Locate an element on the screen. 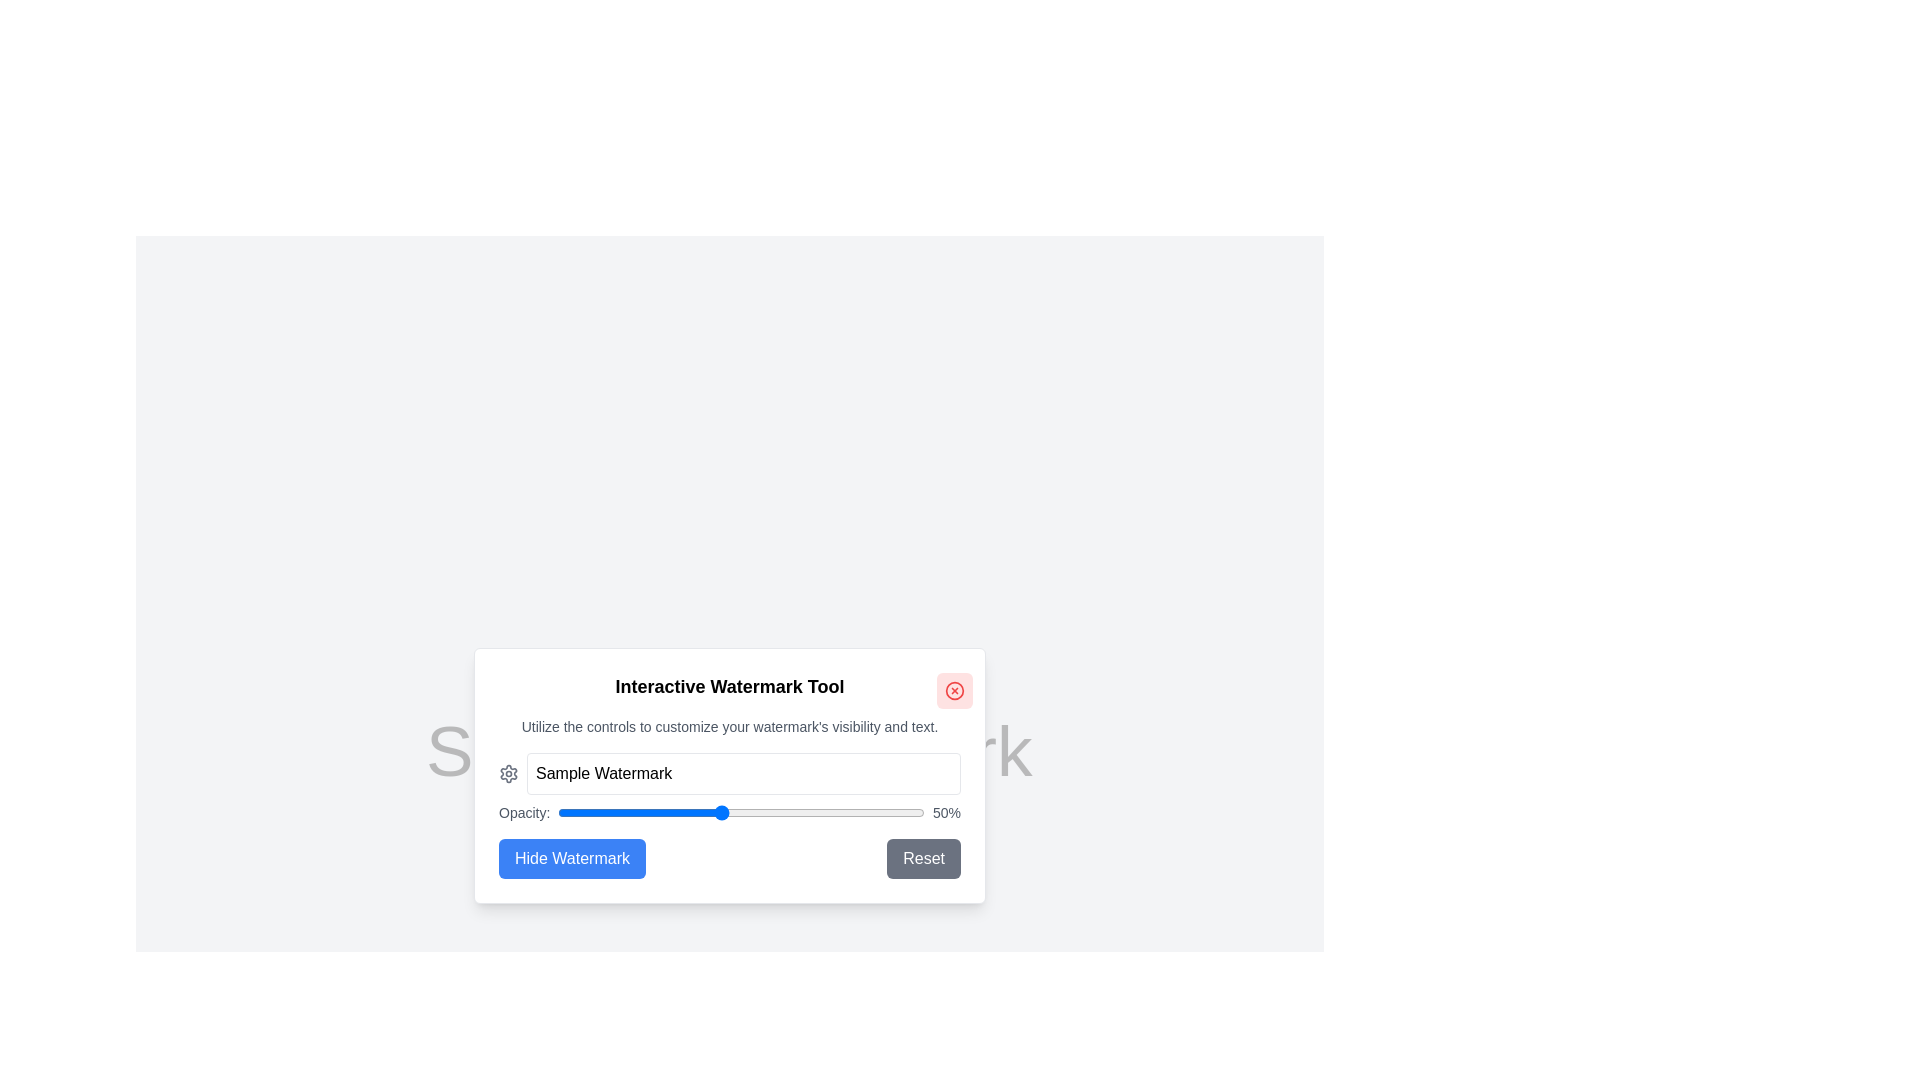  the opacity is located at coordinates (777, 813).